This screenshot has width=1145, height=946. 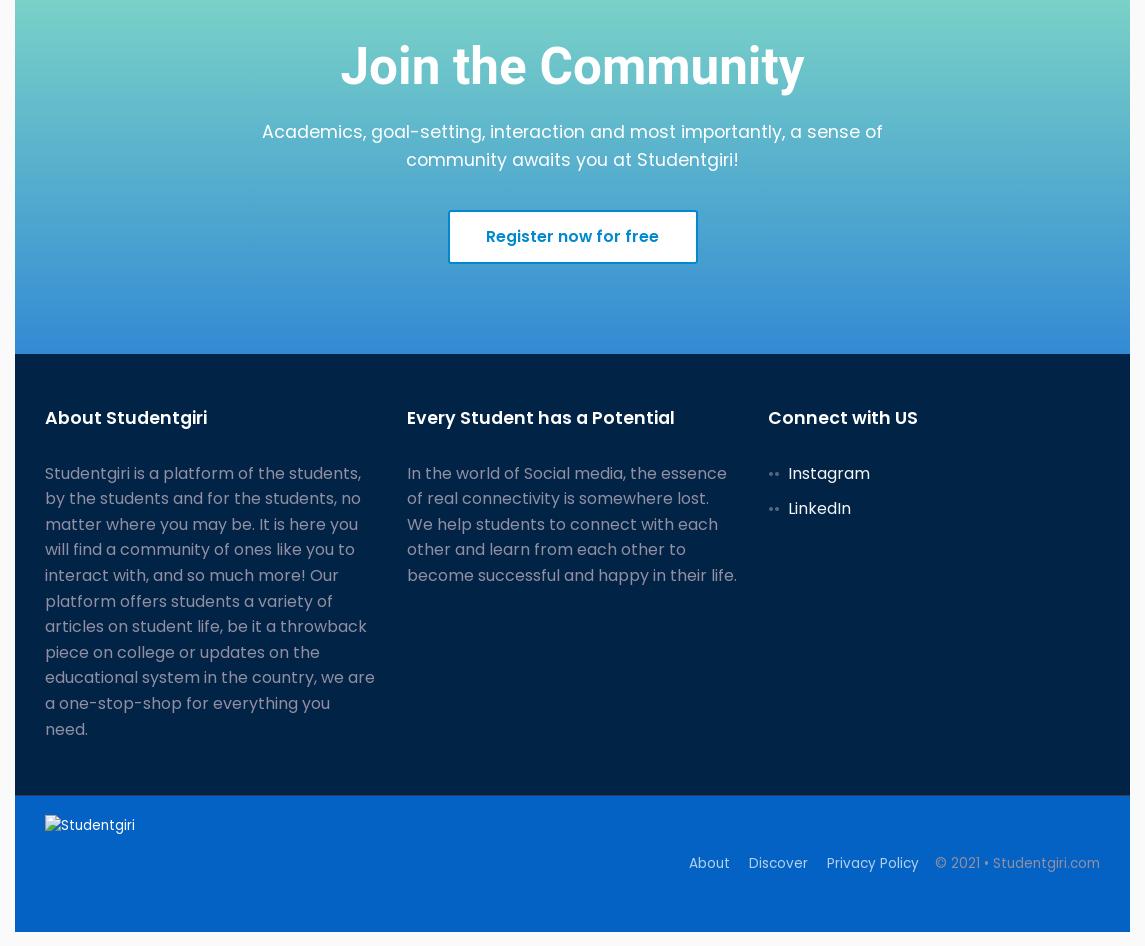 I want to click on 'Join the Community', so click(x=572, y=65).